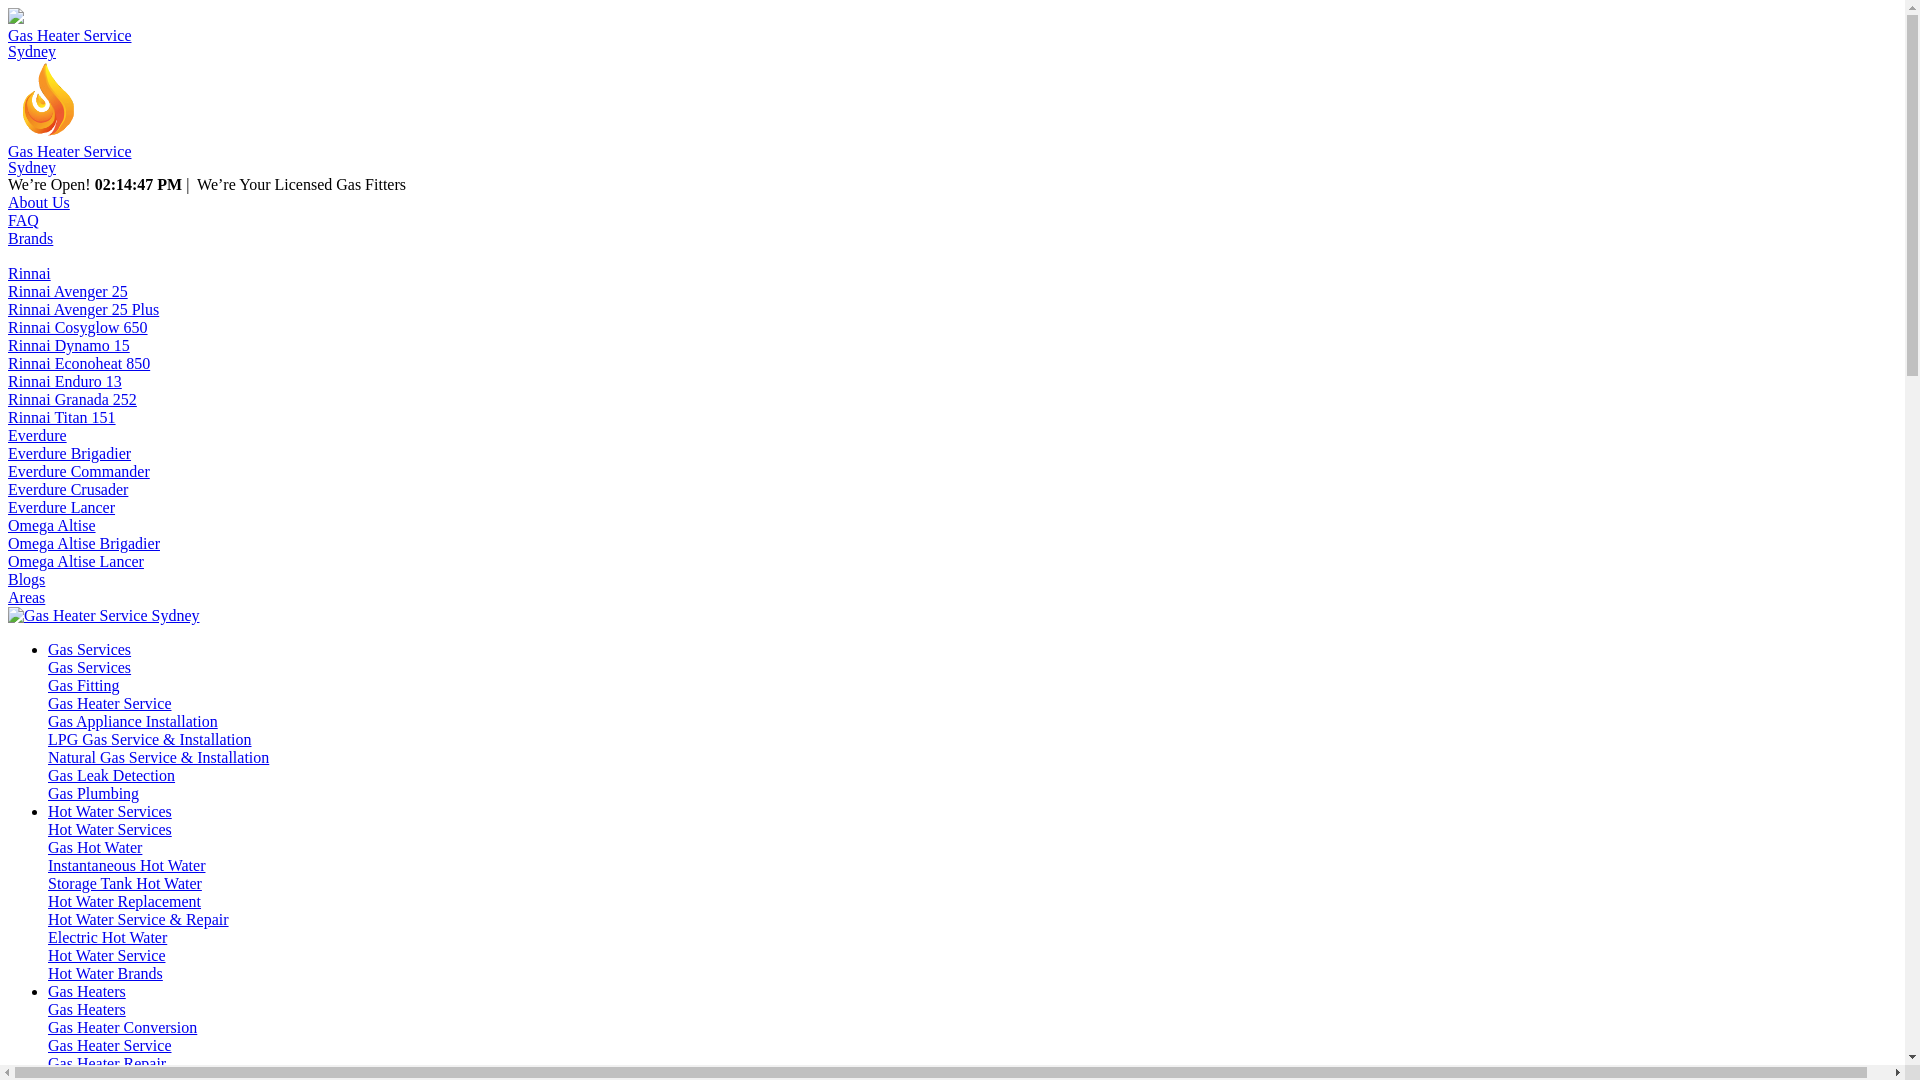  I want to click on 'Hot Water Service', so click(105, 954).